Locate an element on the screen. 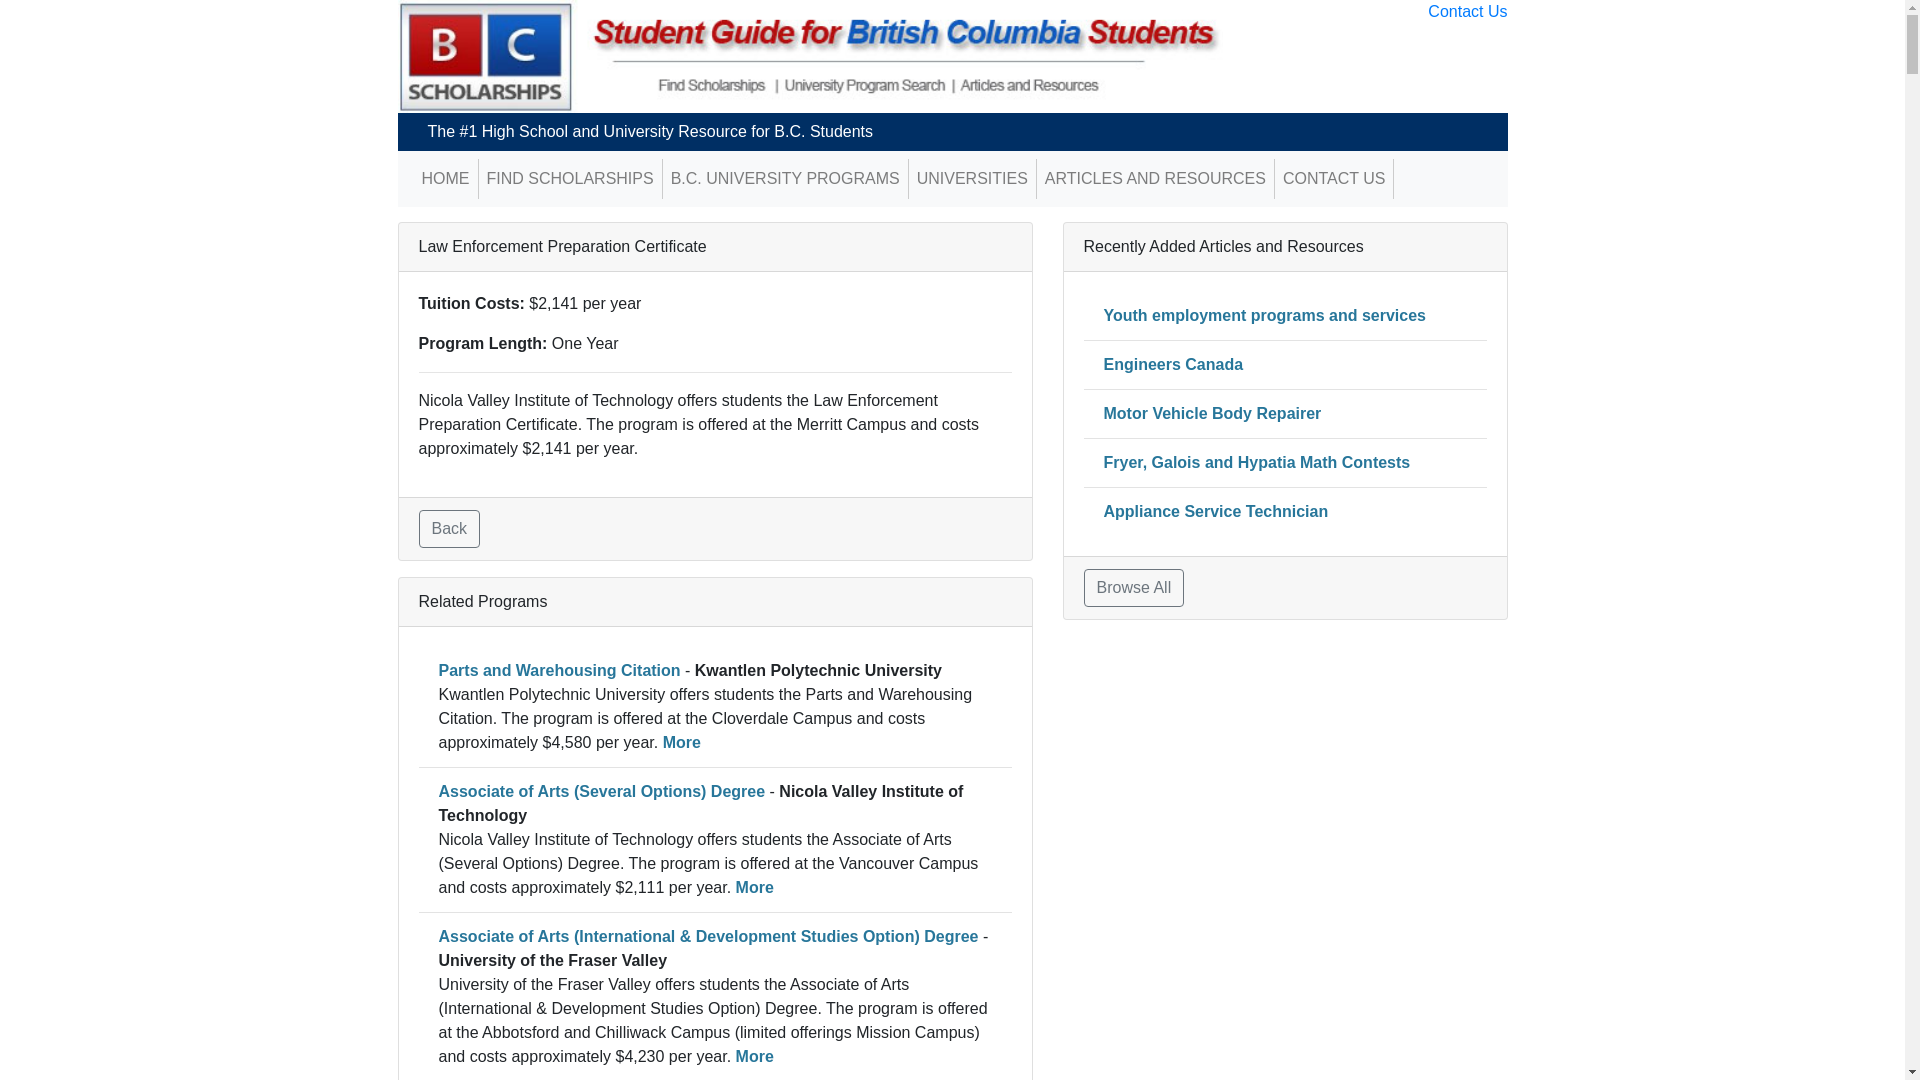 Image resolution: width=1920 pixels, height=1080 pixels. 'UNIVERSITIES' is located at coordinates (907, 177).